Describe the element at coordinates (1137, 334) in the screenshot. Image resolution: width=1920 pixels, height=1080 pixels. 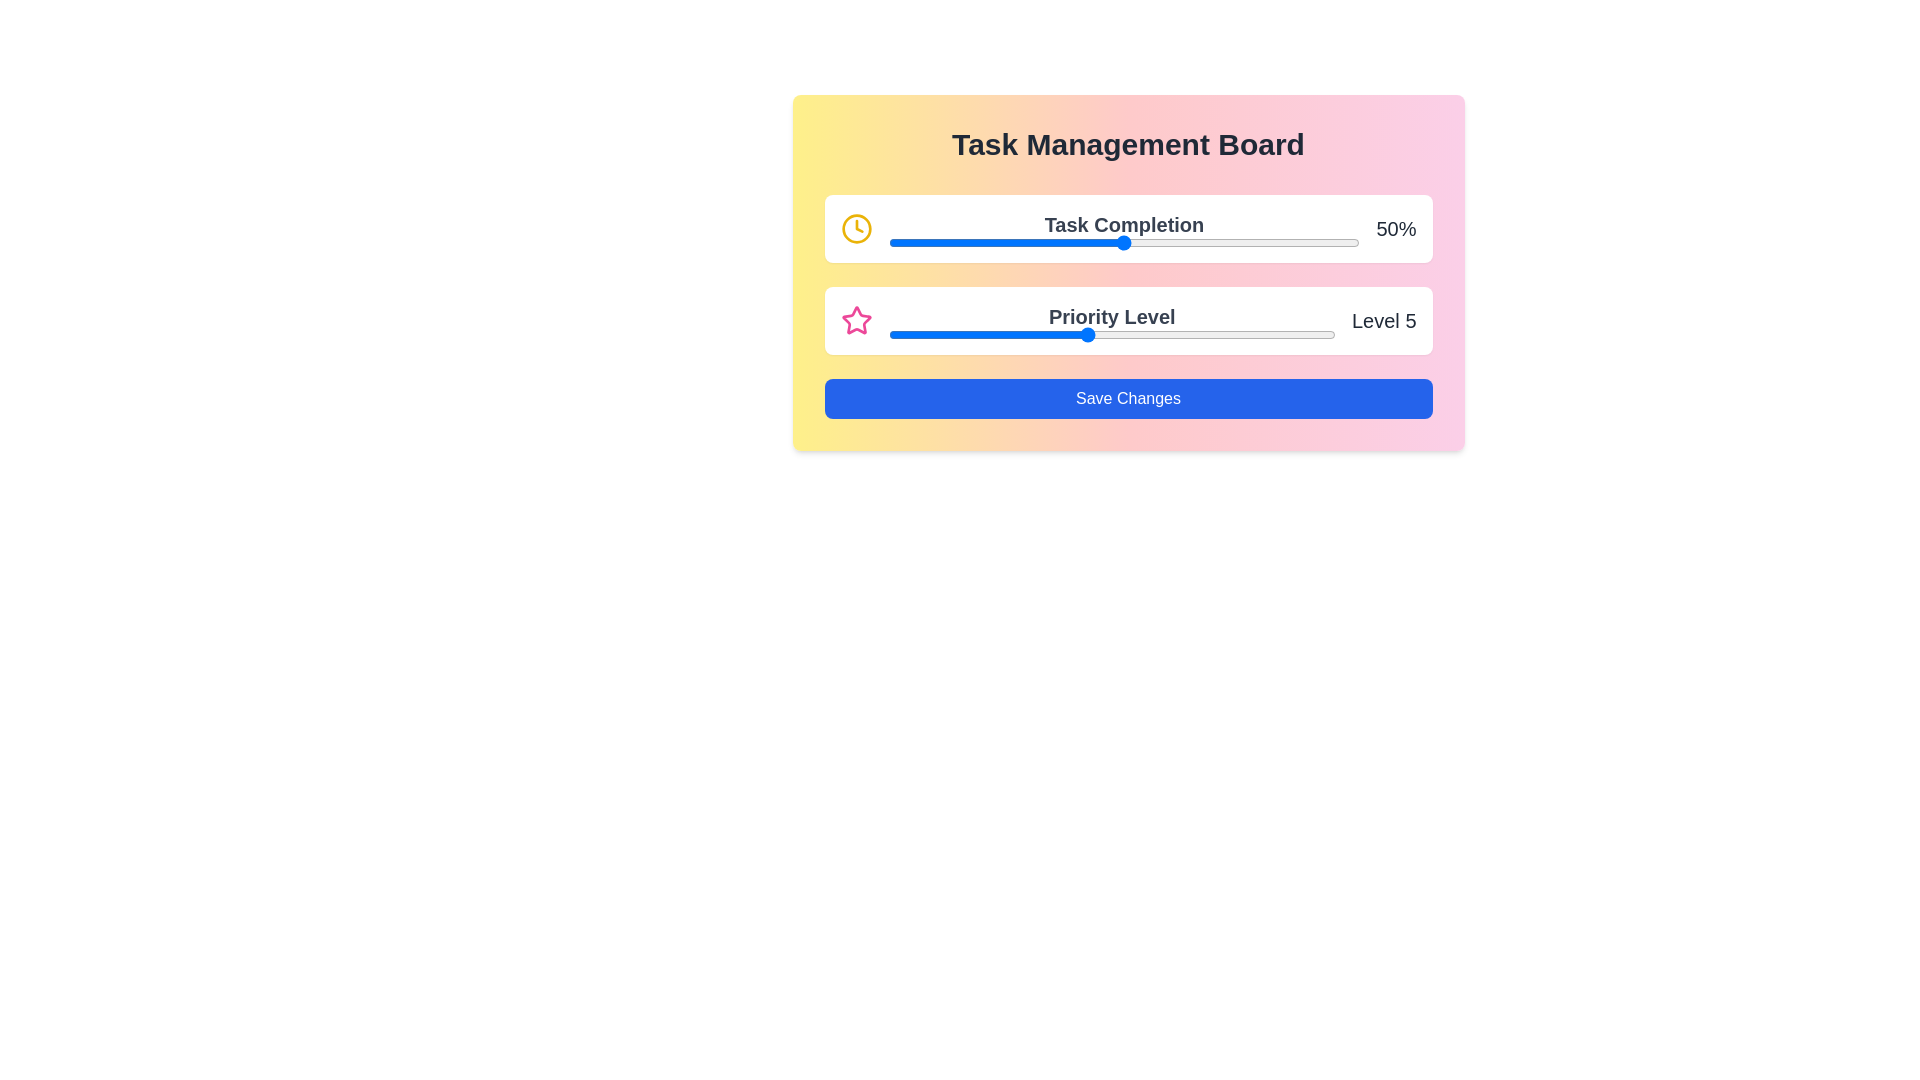
I see `priority level` at that location.